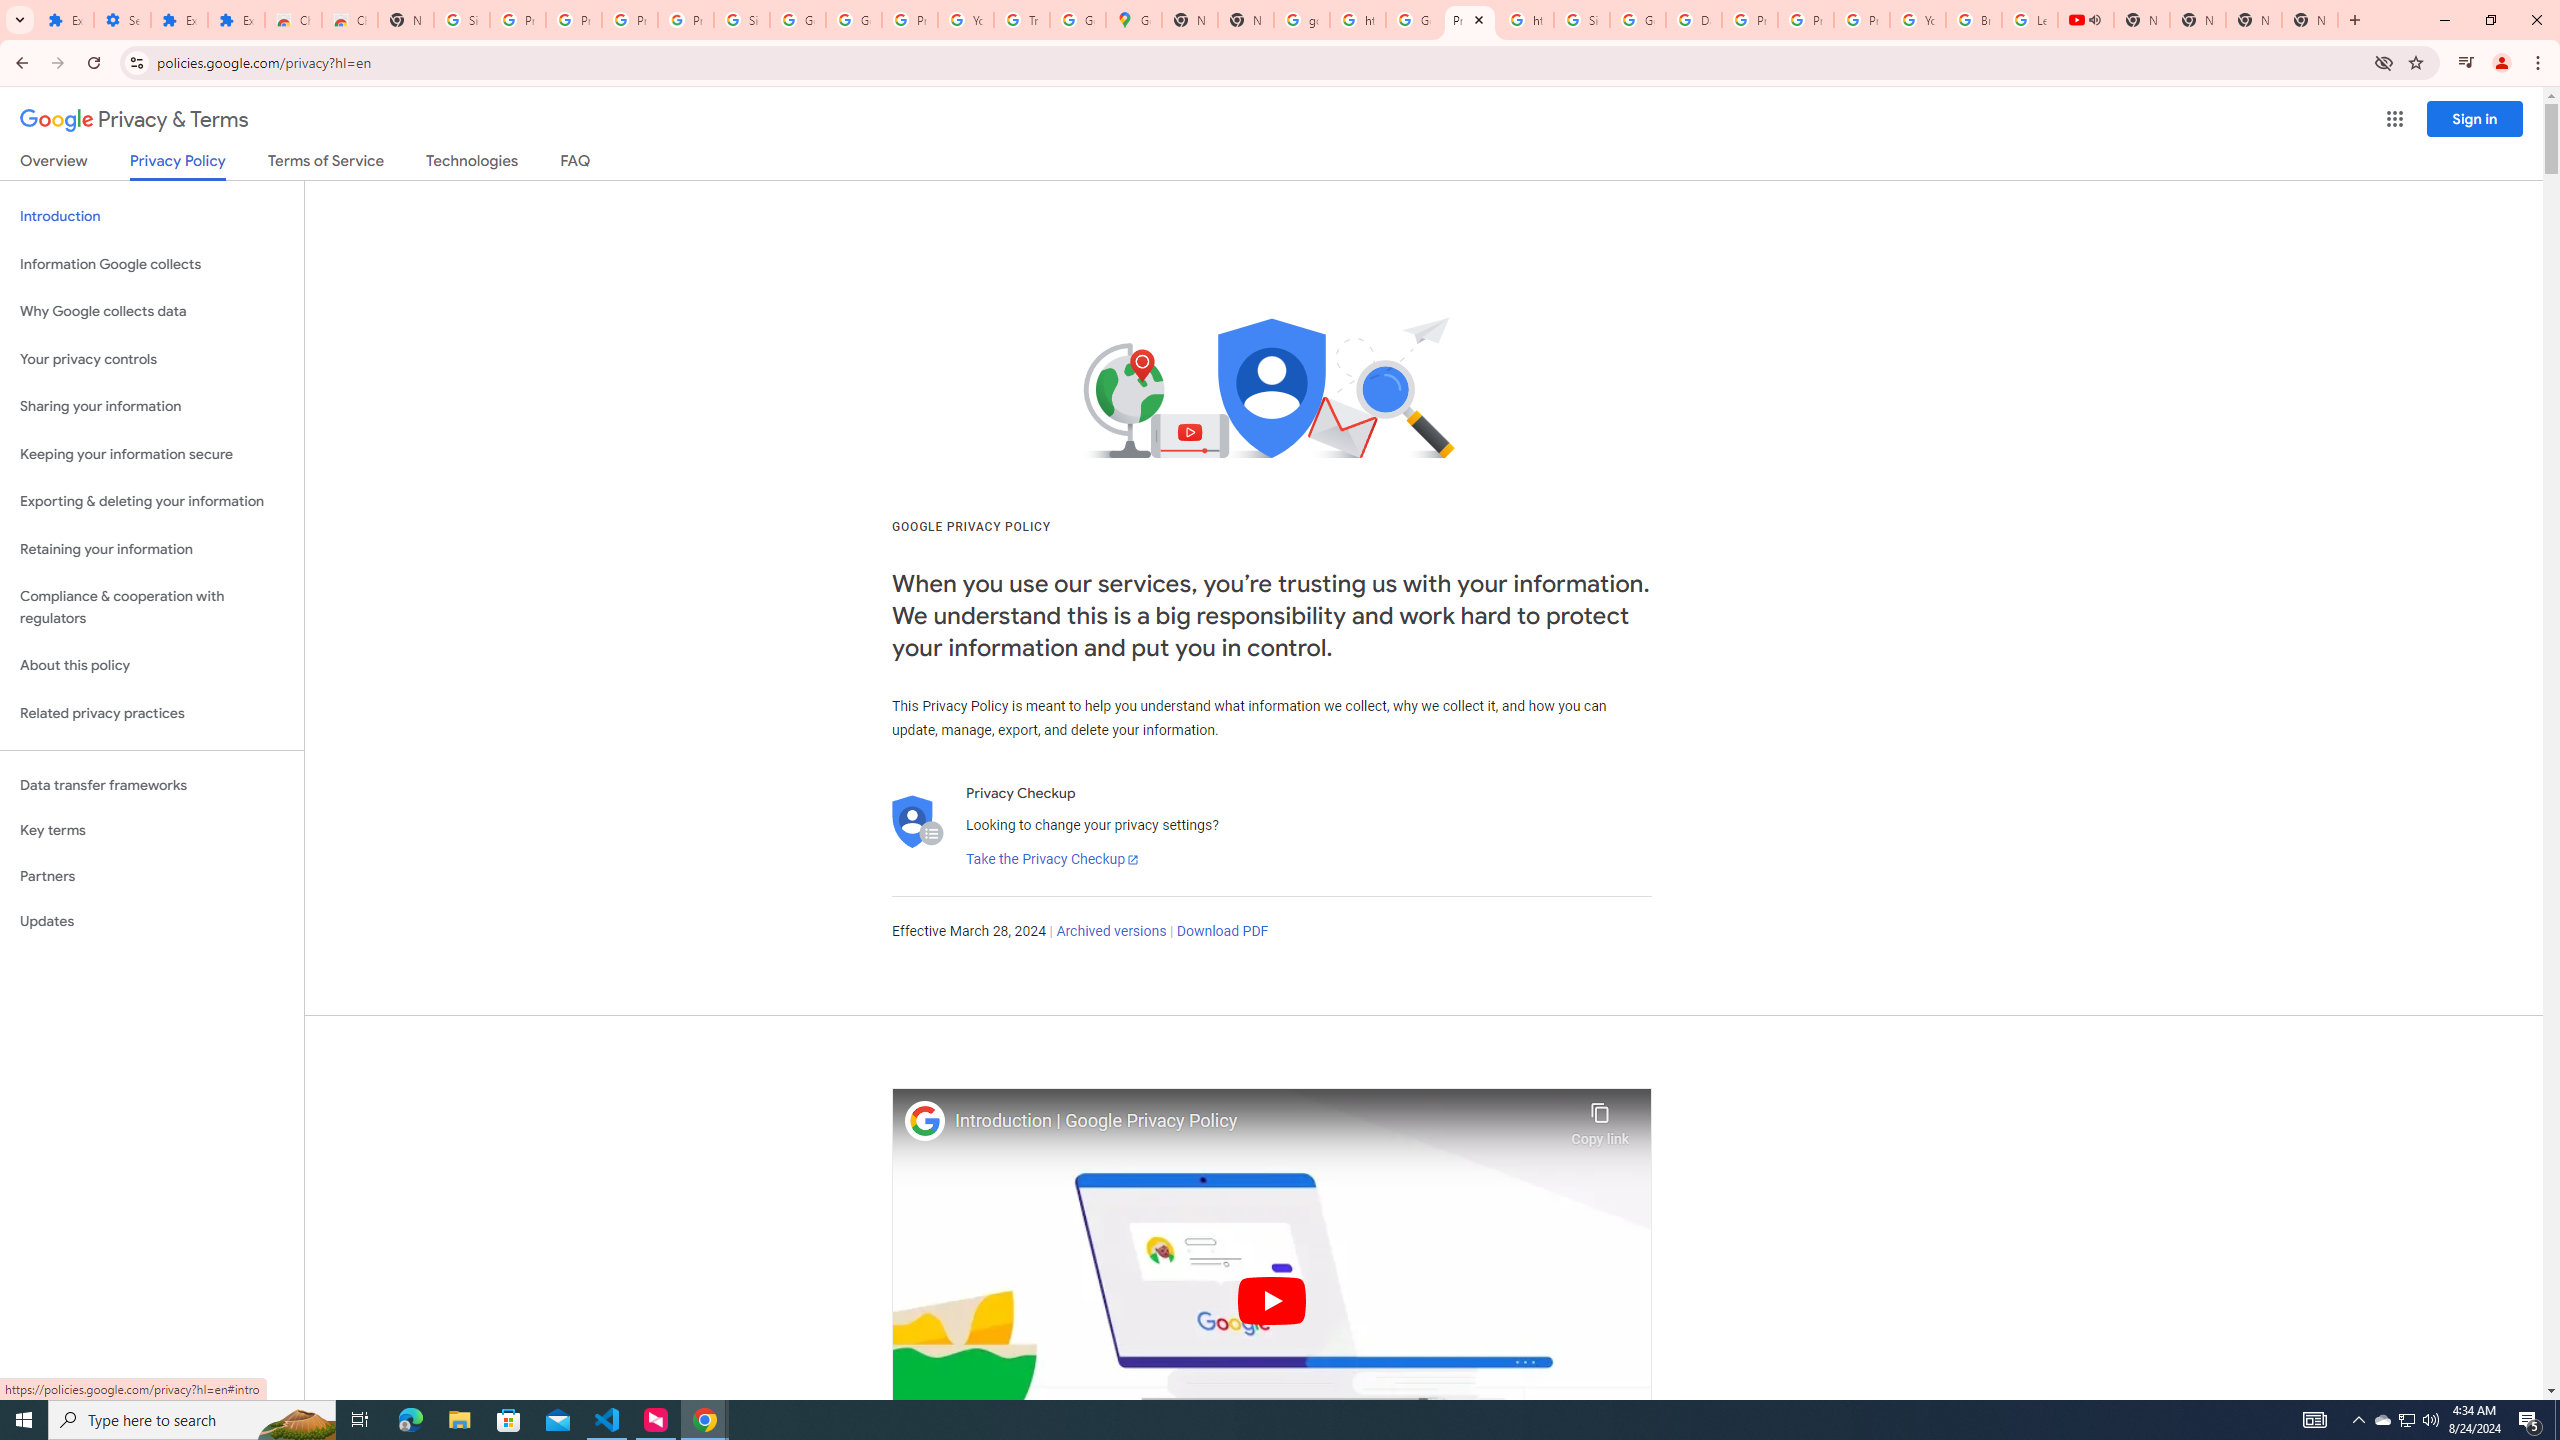 This screenshot has width=2560, height=1440. What do you see at coordinates (121, 19) in the screenshot?
I see `'Settings'` at bounding box center [121, 19].